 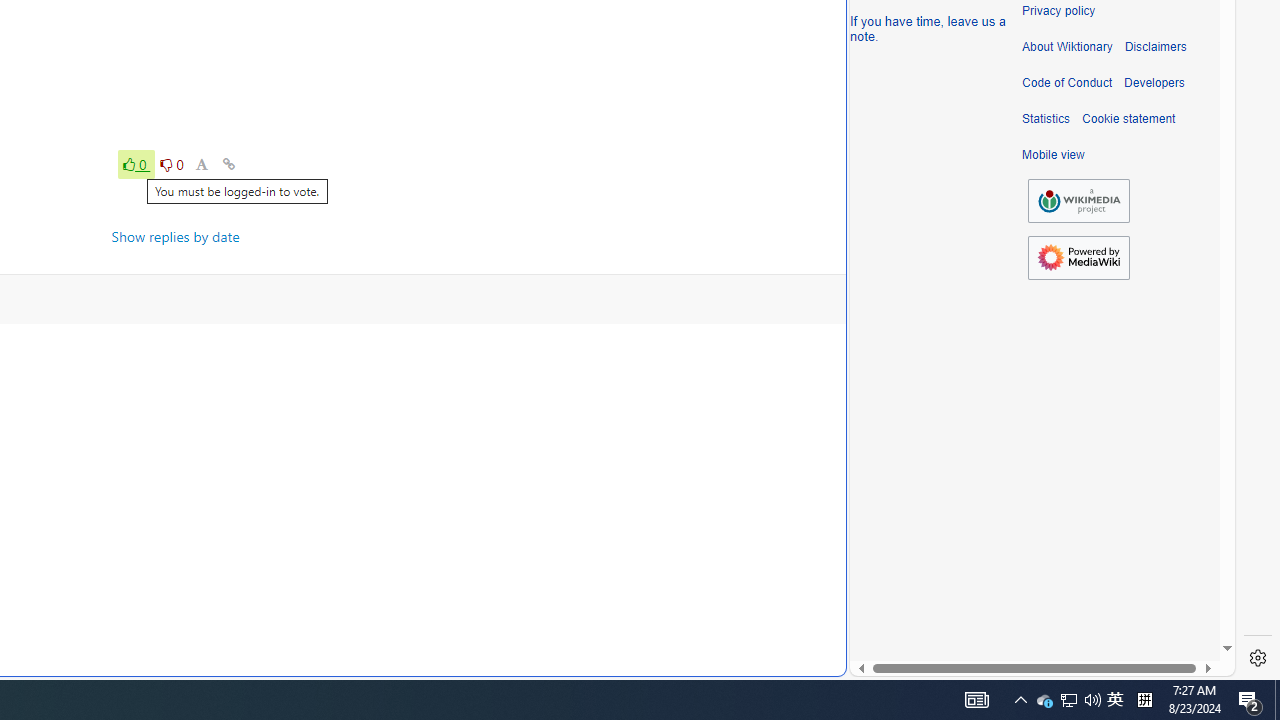 I want to click on 'Disclaimers', so click(x=1155, y=46).